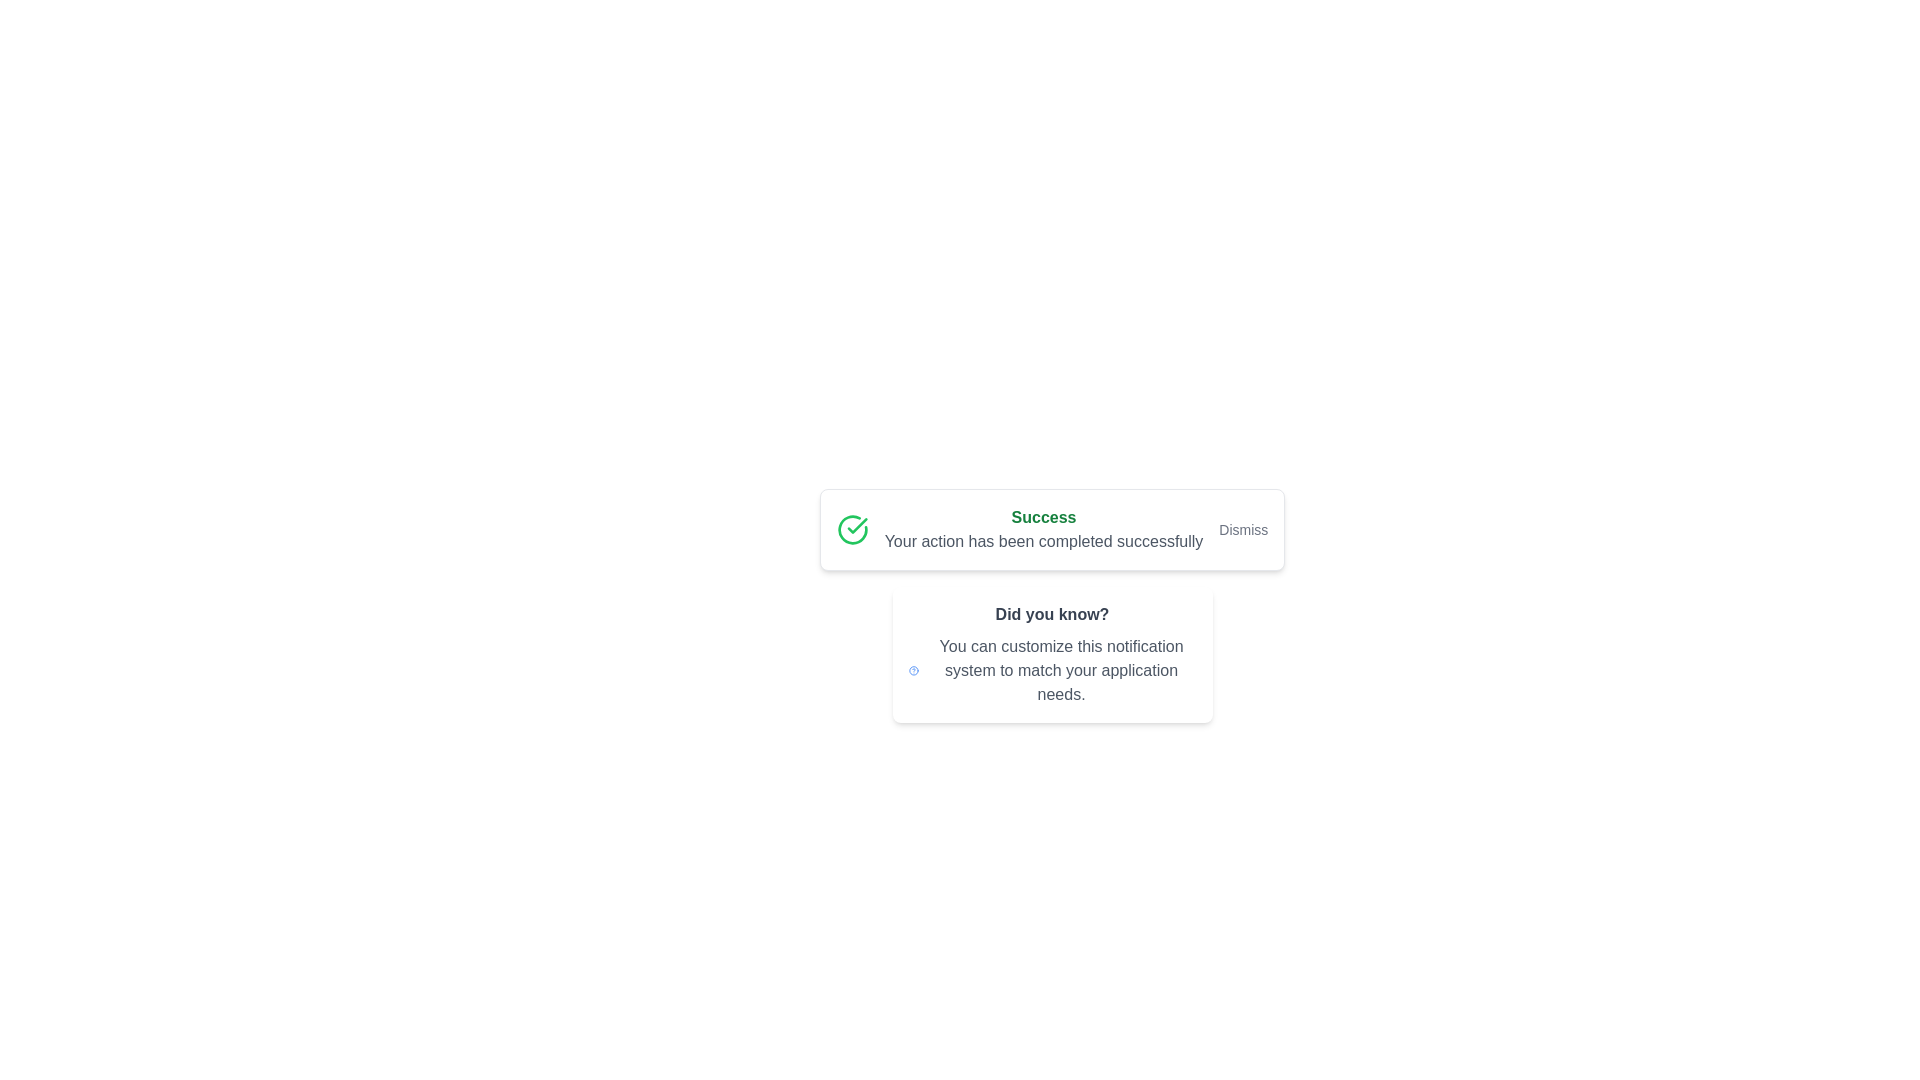 This screenshot has width=1920, height=1080. Describe the element at coordinates (1042, 542) in the screenshot. I see `text label displaying the message 'Your action has been completed successfully', which is styled with a gray-colored font and is positioned below the 'Success' label in the notification card` at that location.